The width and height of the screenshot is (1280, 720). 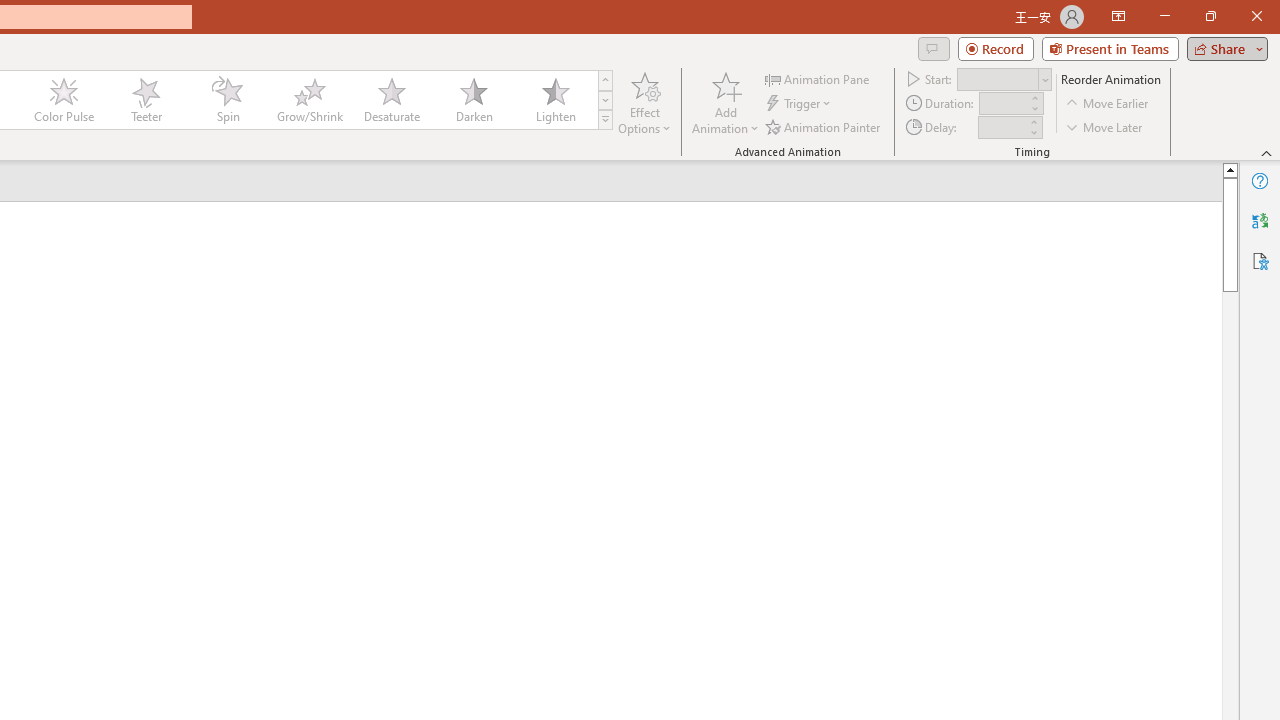 What do you see at coordinates (1104, 127) in the screenshot?
I see `'Move Later'` at bounding box center [1104, 127].